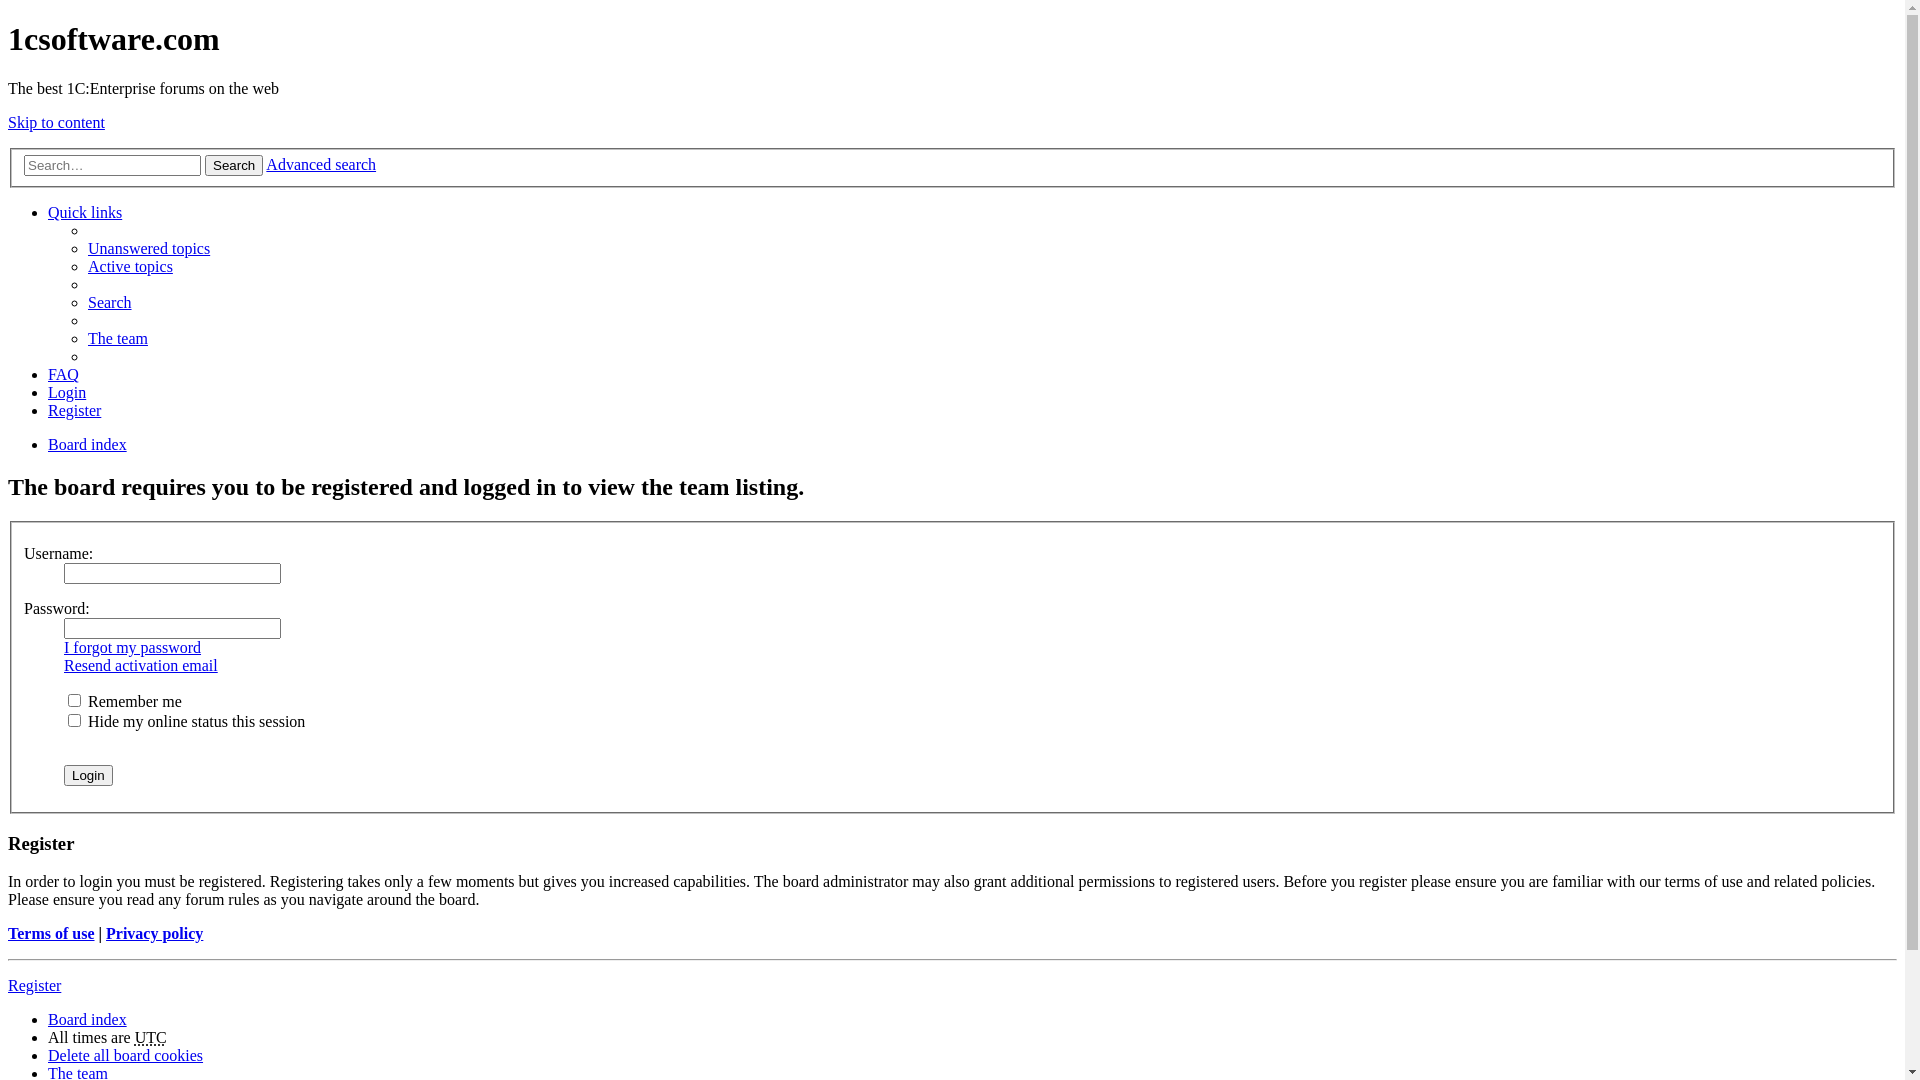  Describe the element at coordinates (86, 443) in the screenshot. I see `'Board index'` at that location.